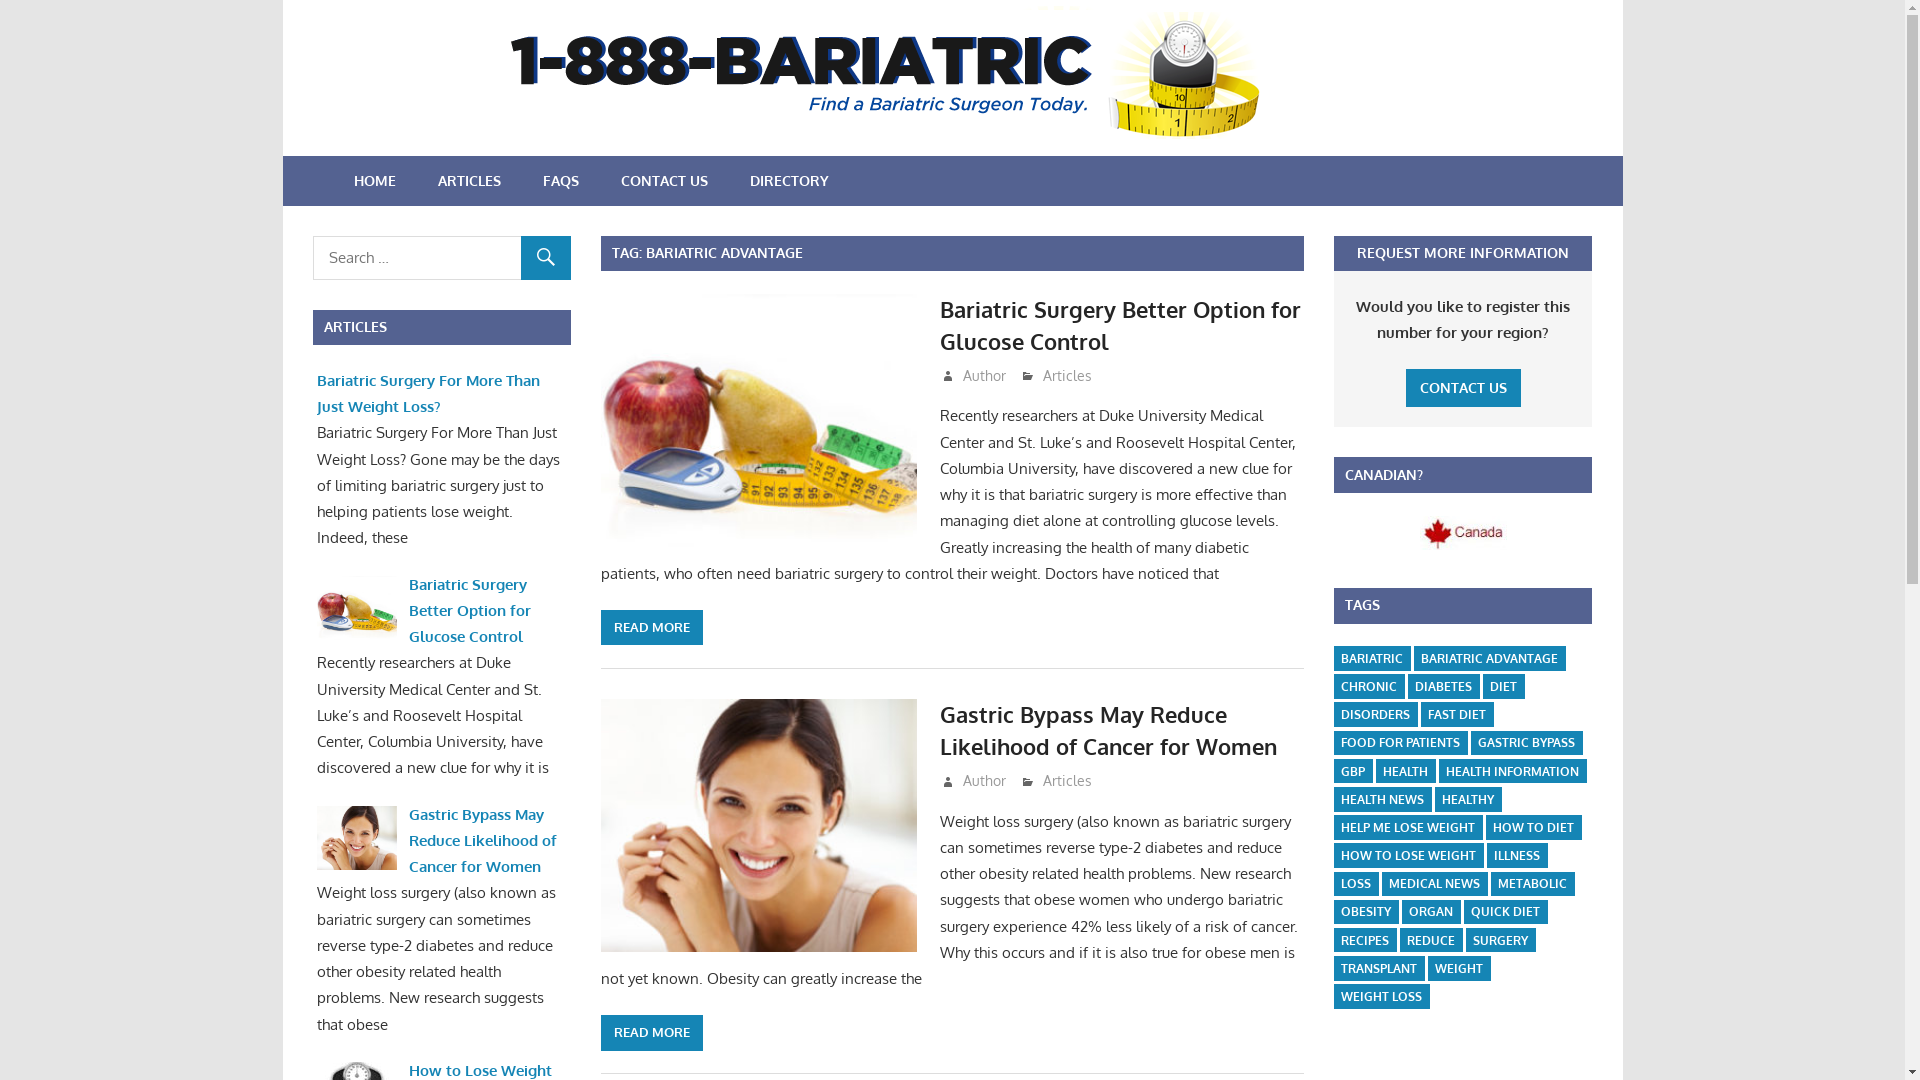  I want to click on 'HOME', so click(331, 181).